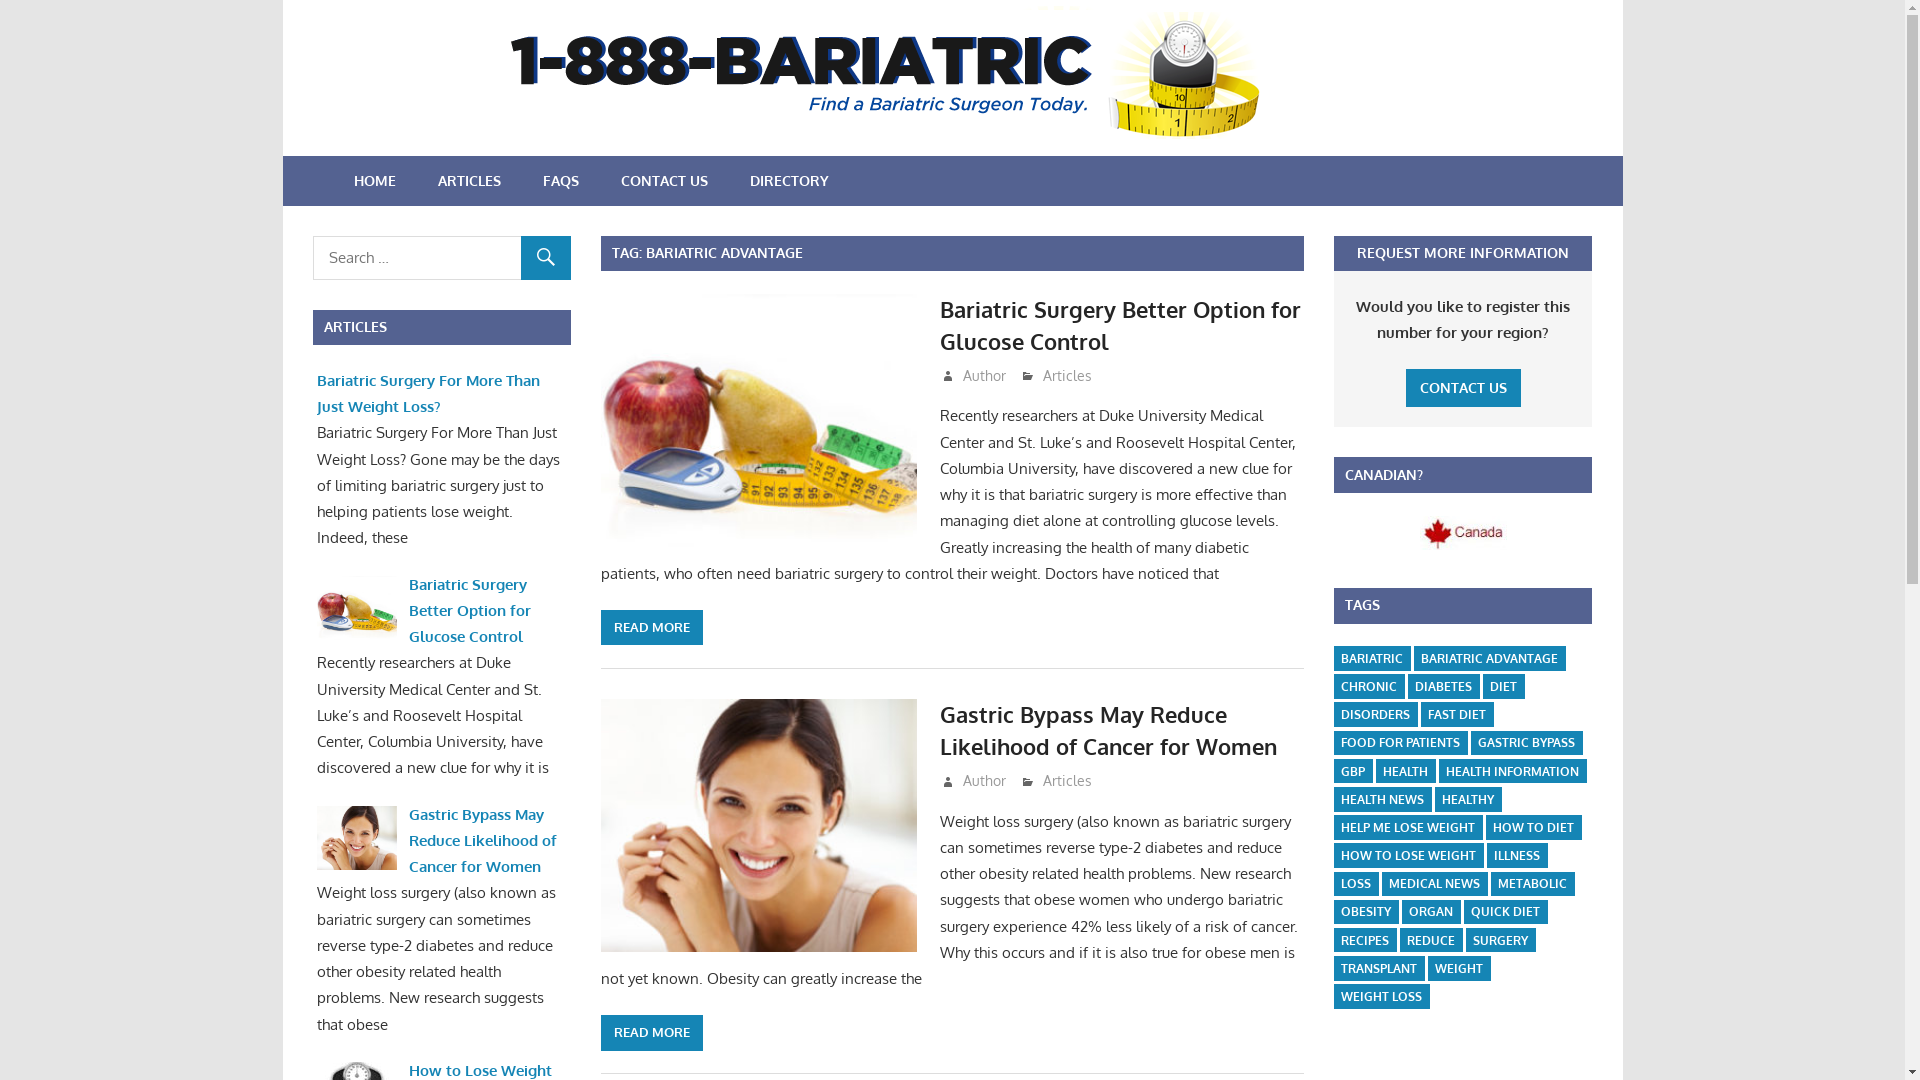  I want to click on 'HOME', so click(331, 181).